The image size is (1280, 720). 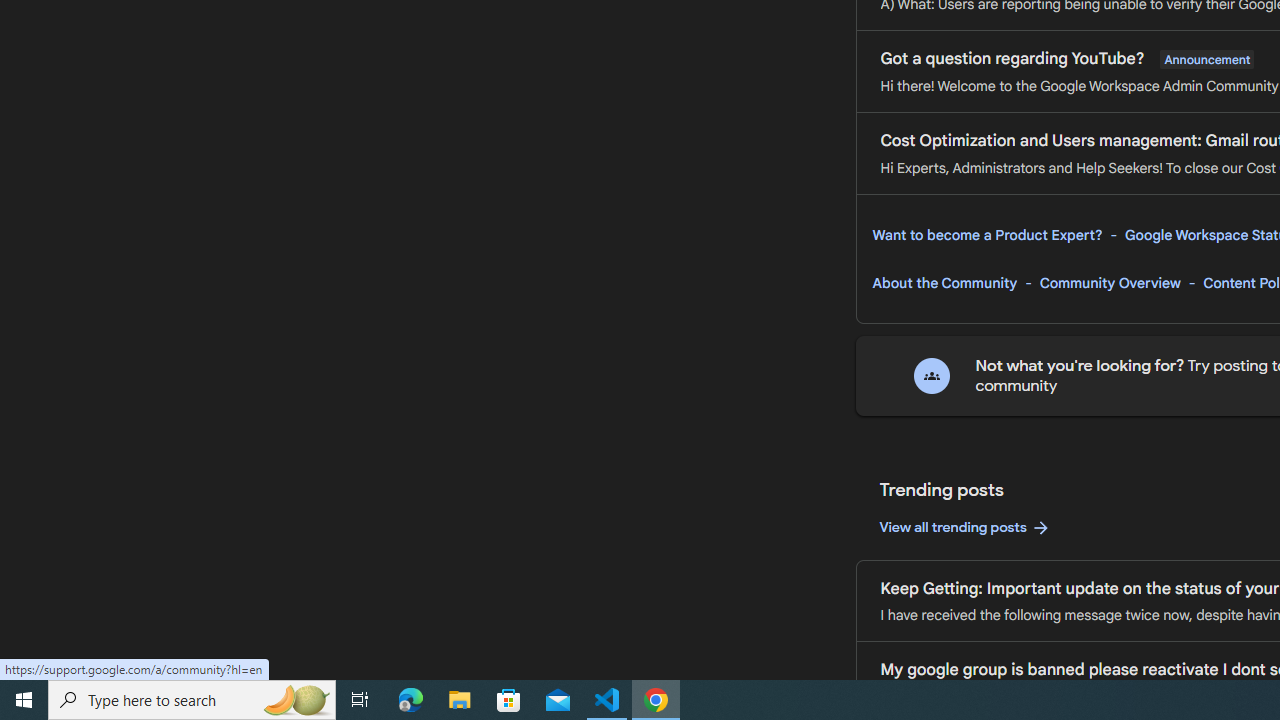 What do you see at coordinates (965, 527) in the screenshot?
I see `'View all trending posts'` at bounding box center [965, 527].